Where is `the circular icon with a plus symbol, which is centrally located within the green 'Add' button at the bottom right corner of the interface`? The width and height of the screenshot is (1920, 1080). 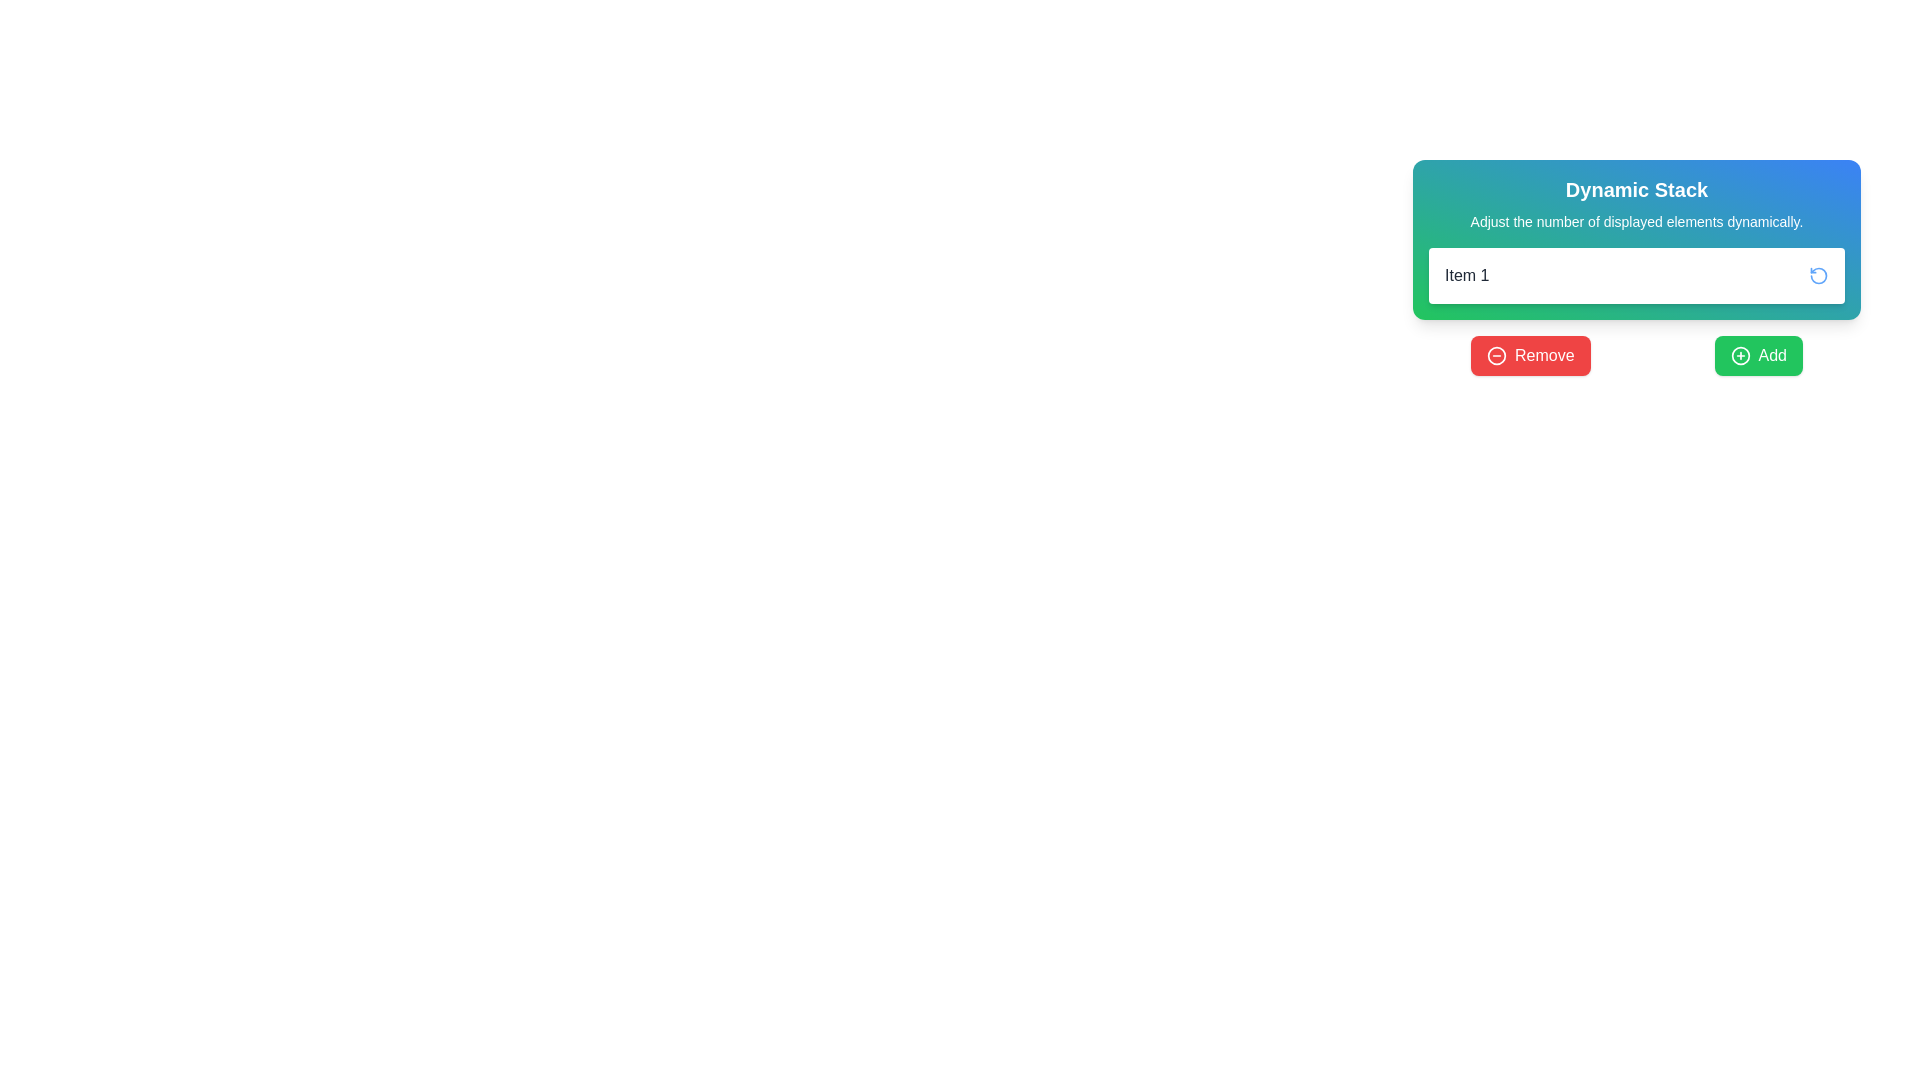 the circular icon with a plus symbol, which is centrally located within the green 'Add' button at the bottom right corner of the interface is located at coordinates (1739, 354).